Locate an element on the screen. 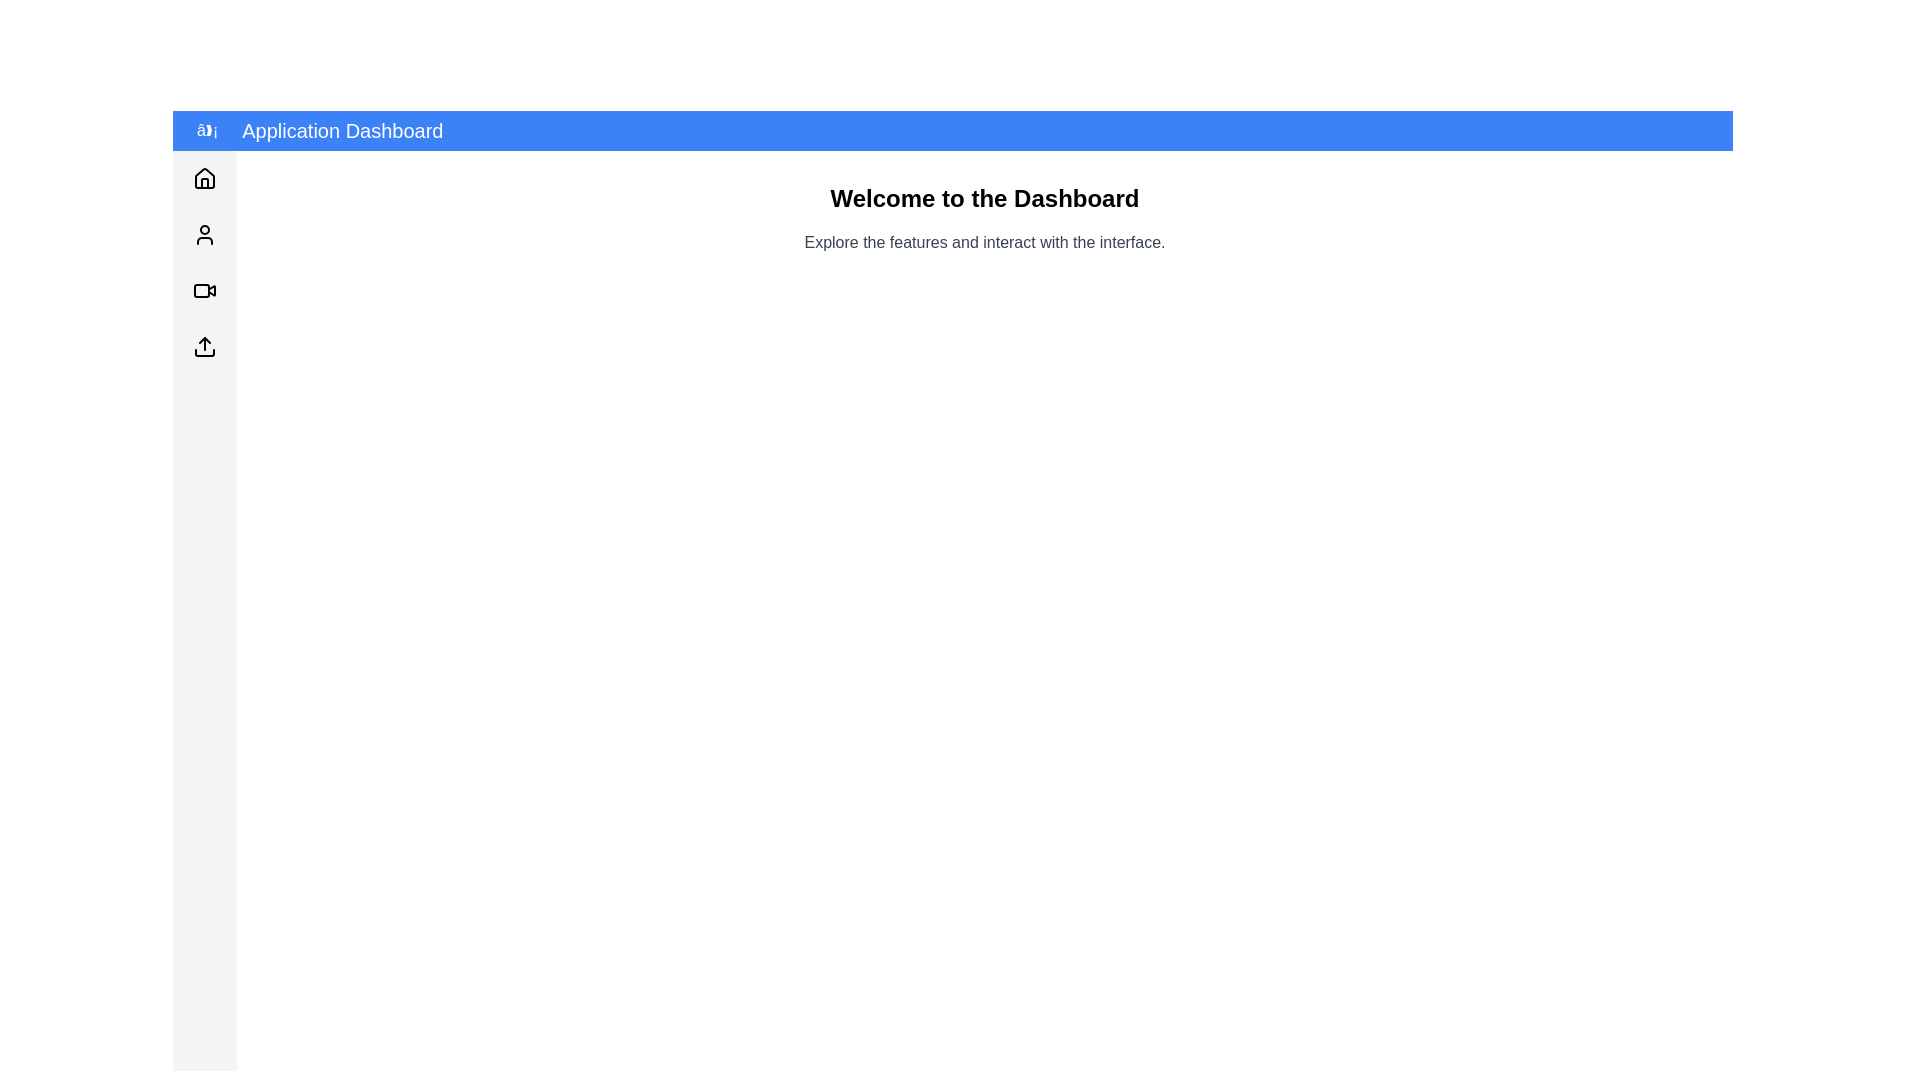 The image size is (1920, 1080). the text block that reads 'Explore the features and interact with the interface.' which is styled with a gray font and centered below the 'Welcome to the Dashboard.' text element is located at coordinates (984, 242).